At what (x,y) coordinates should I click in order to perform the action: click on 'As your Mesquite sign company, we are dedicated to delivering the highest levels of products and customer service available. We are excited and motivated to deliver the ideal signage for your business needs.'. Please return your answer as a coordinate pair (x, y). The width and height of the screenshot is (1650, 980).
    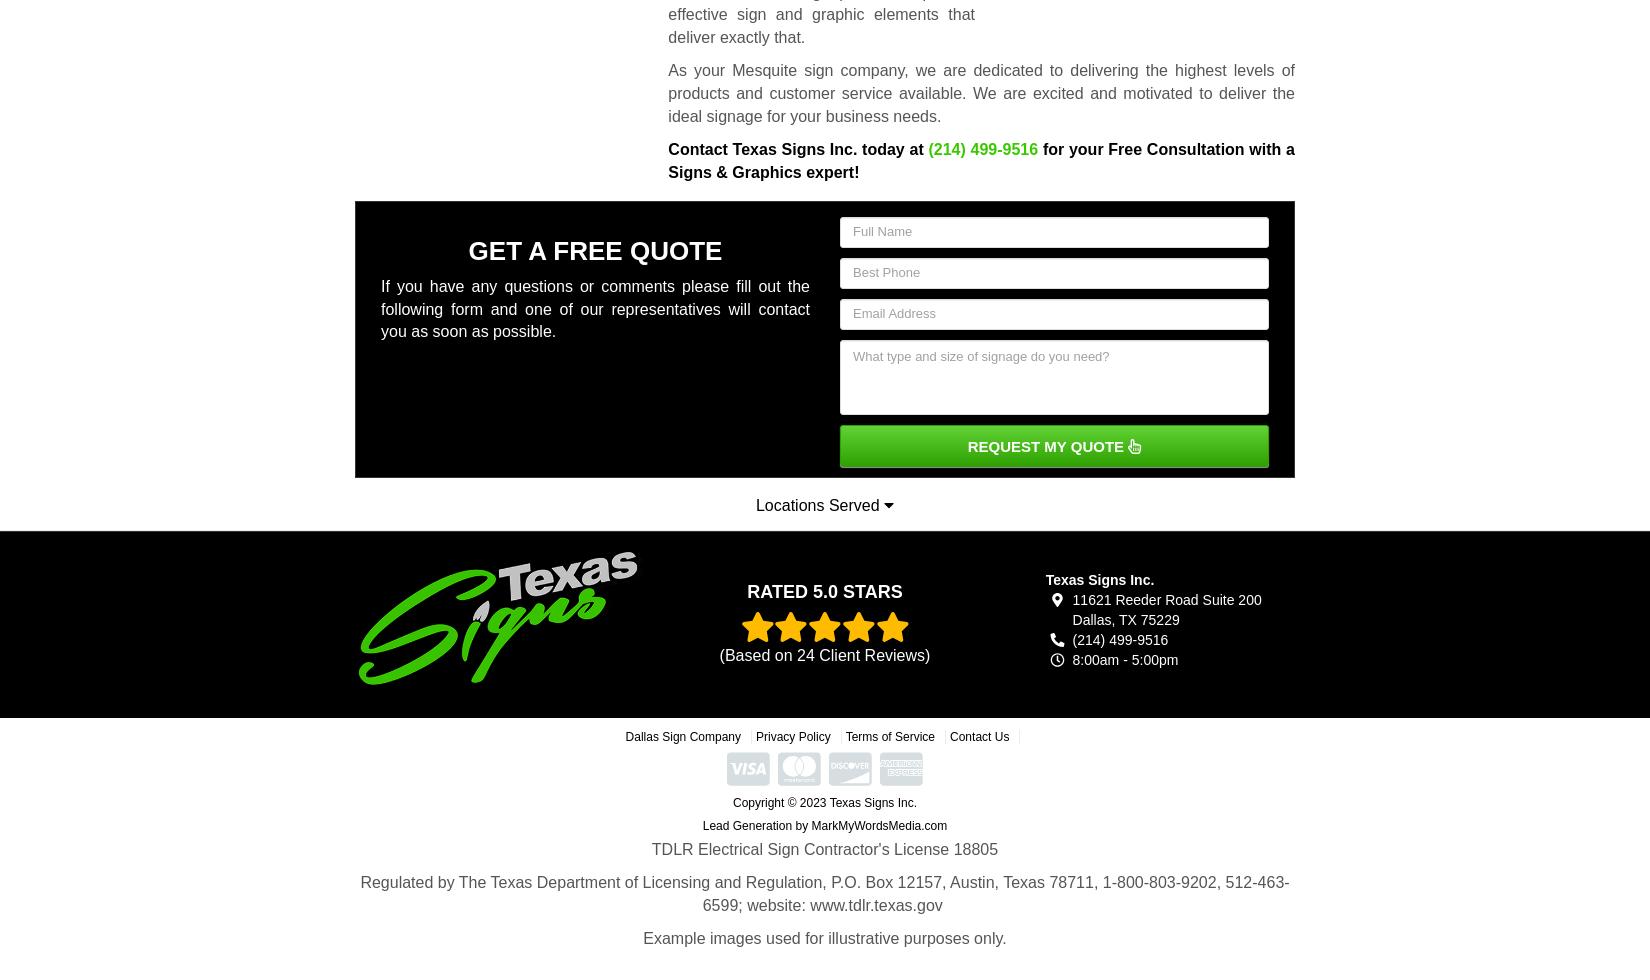
    Looking at the image, I should click on (980, 93).